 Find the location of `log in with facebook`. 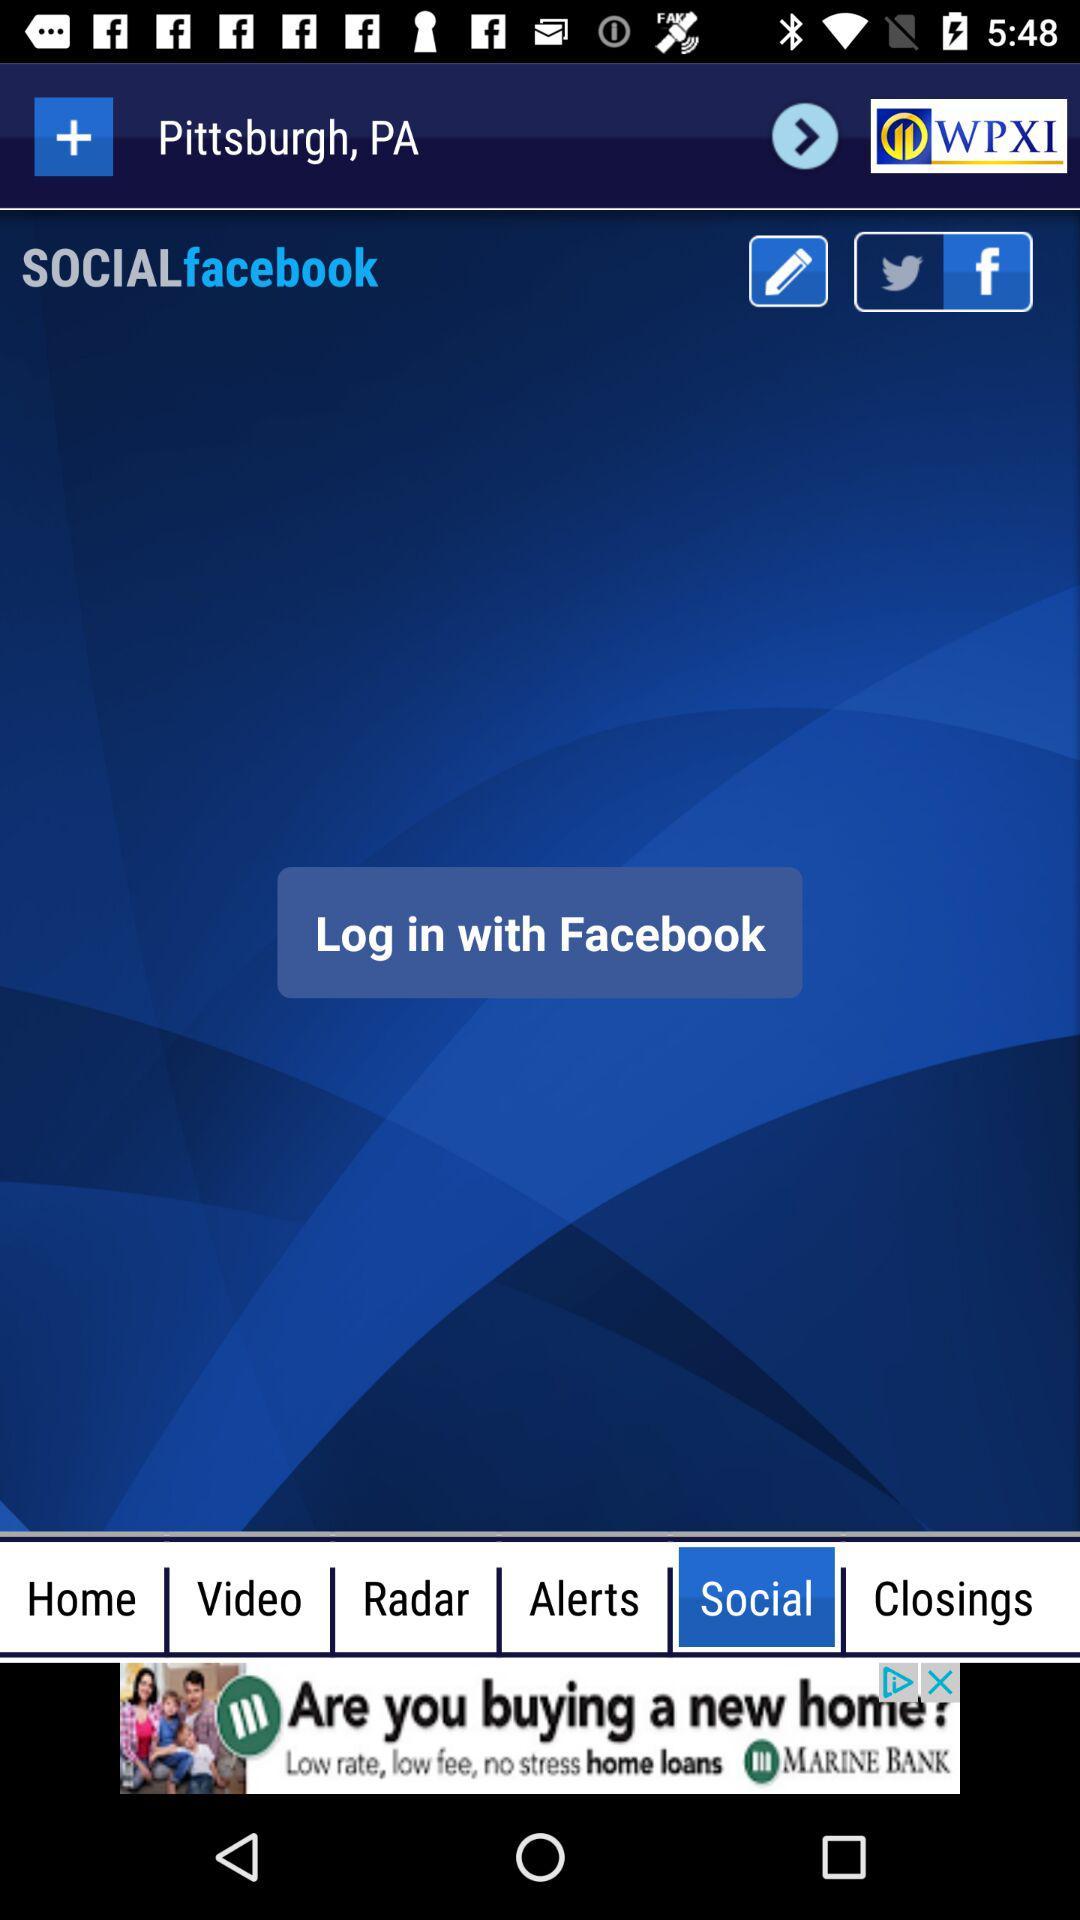

log in with facebook is located at coordinates (540, 931).